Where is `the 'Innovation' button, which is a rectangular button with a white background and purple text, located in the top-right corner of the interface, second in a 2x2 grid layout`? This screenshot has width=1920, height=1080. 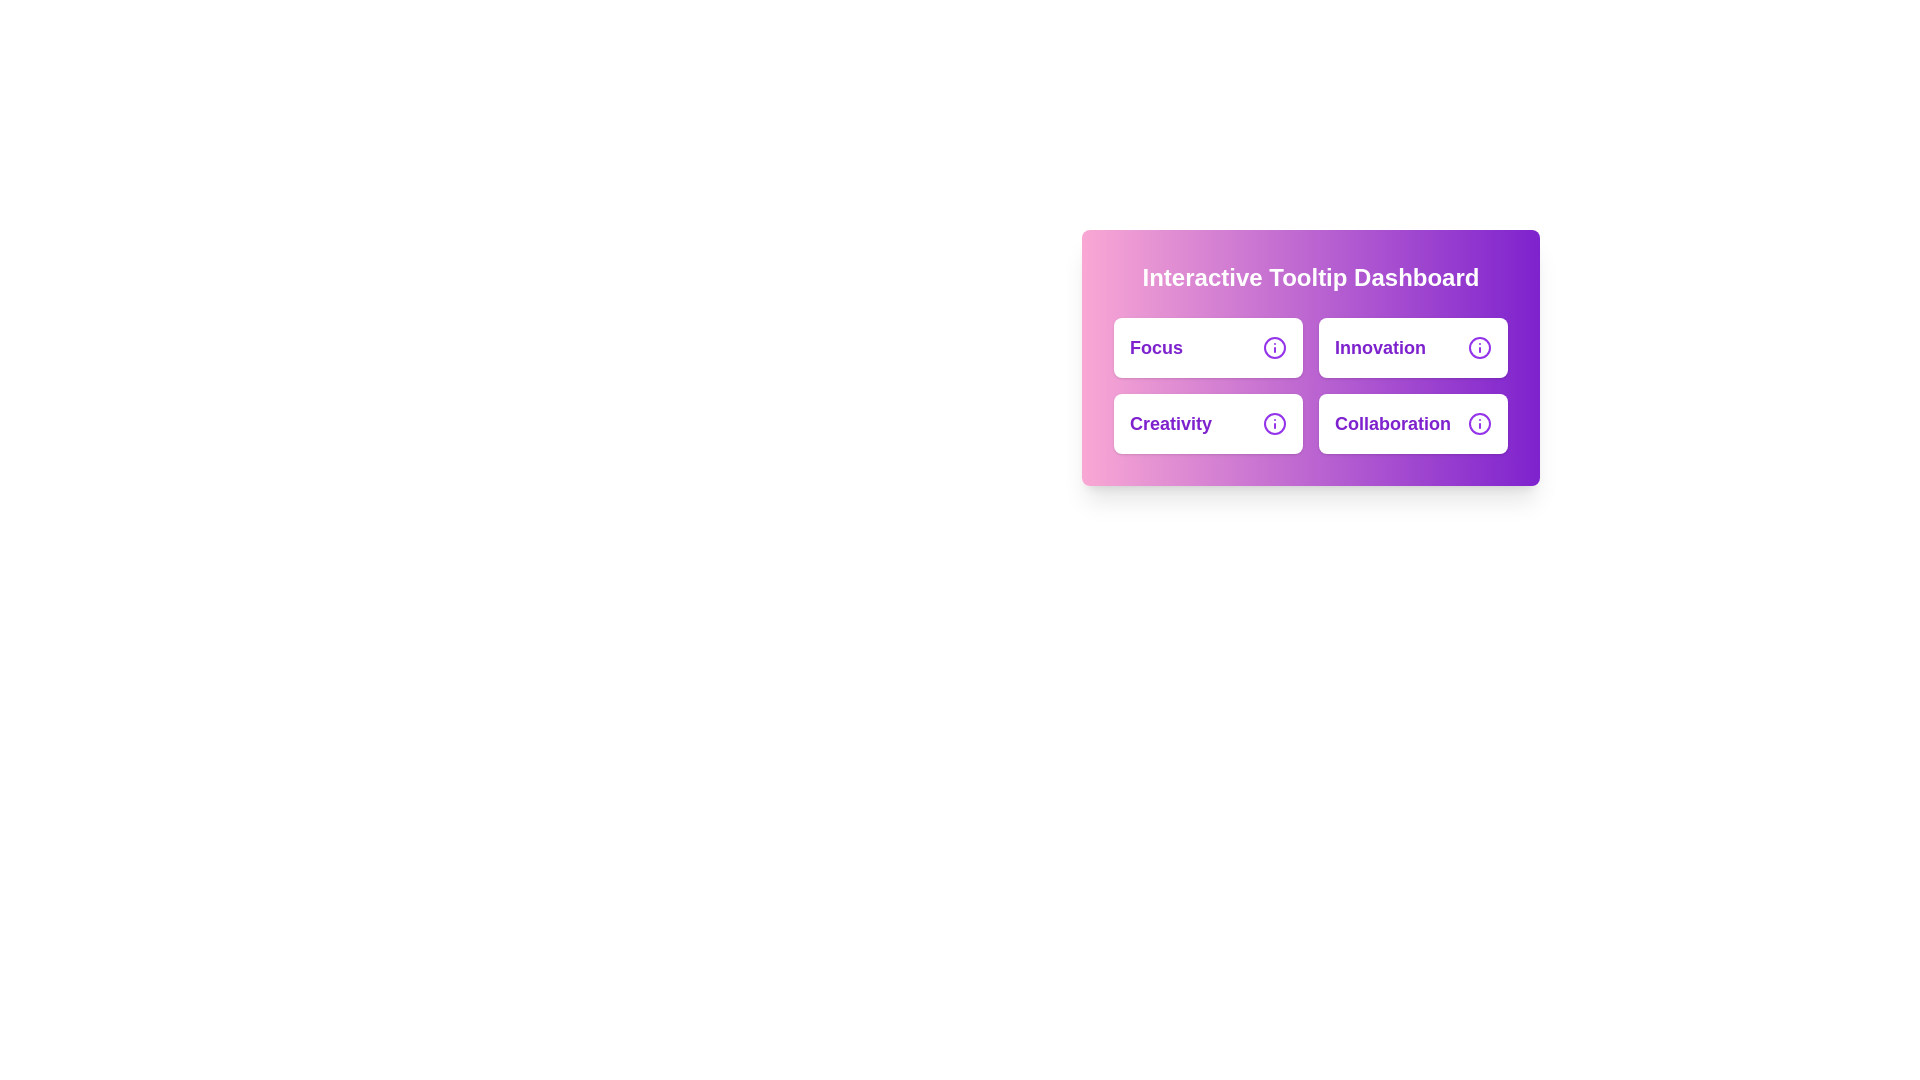 the 'Innovation' button, which is a rectangular button with a white background and purple text, located in the top-right corner of the interface, second in a 2x2 grid layout is located at coordinates (1412, 346).